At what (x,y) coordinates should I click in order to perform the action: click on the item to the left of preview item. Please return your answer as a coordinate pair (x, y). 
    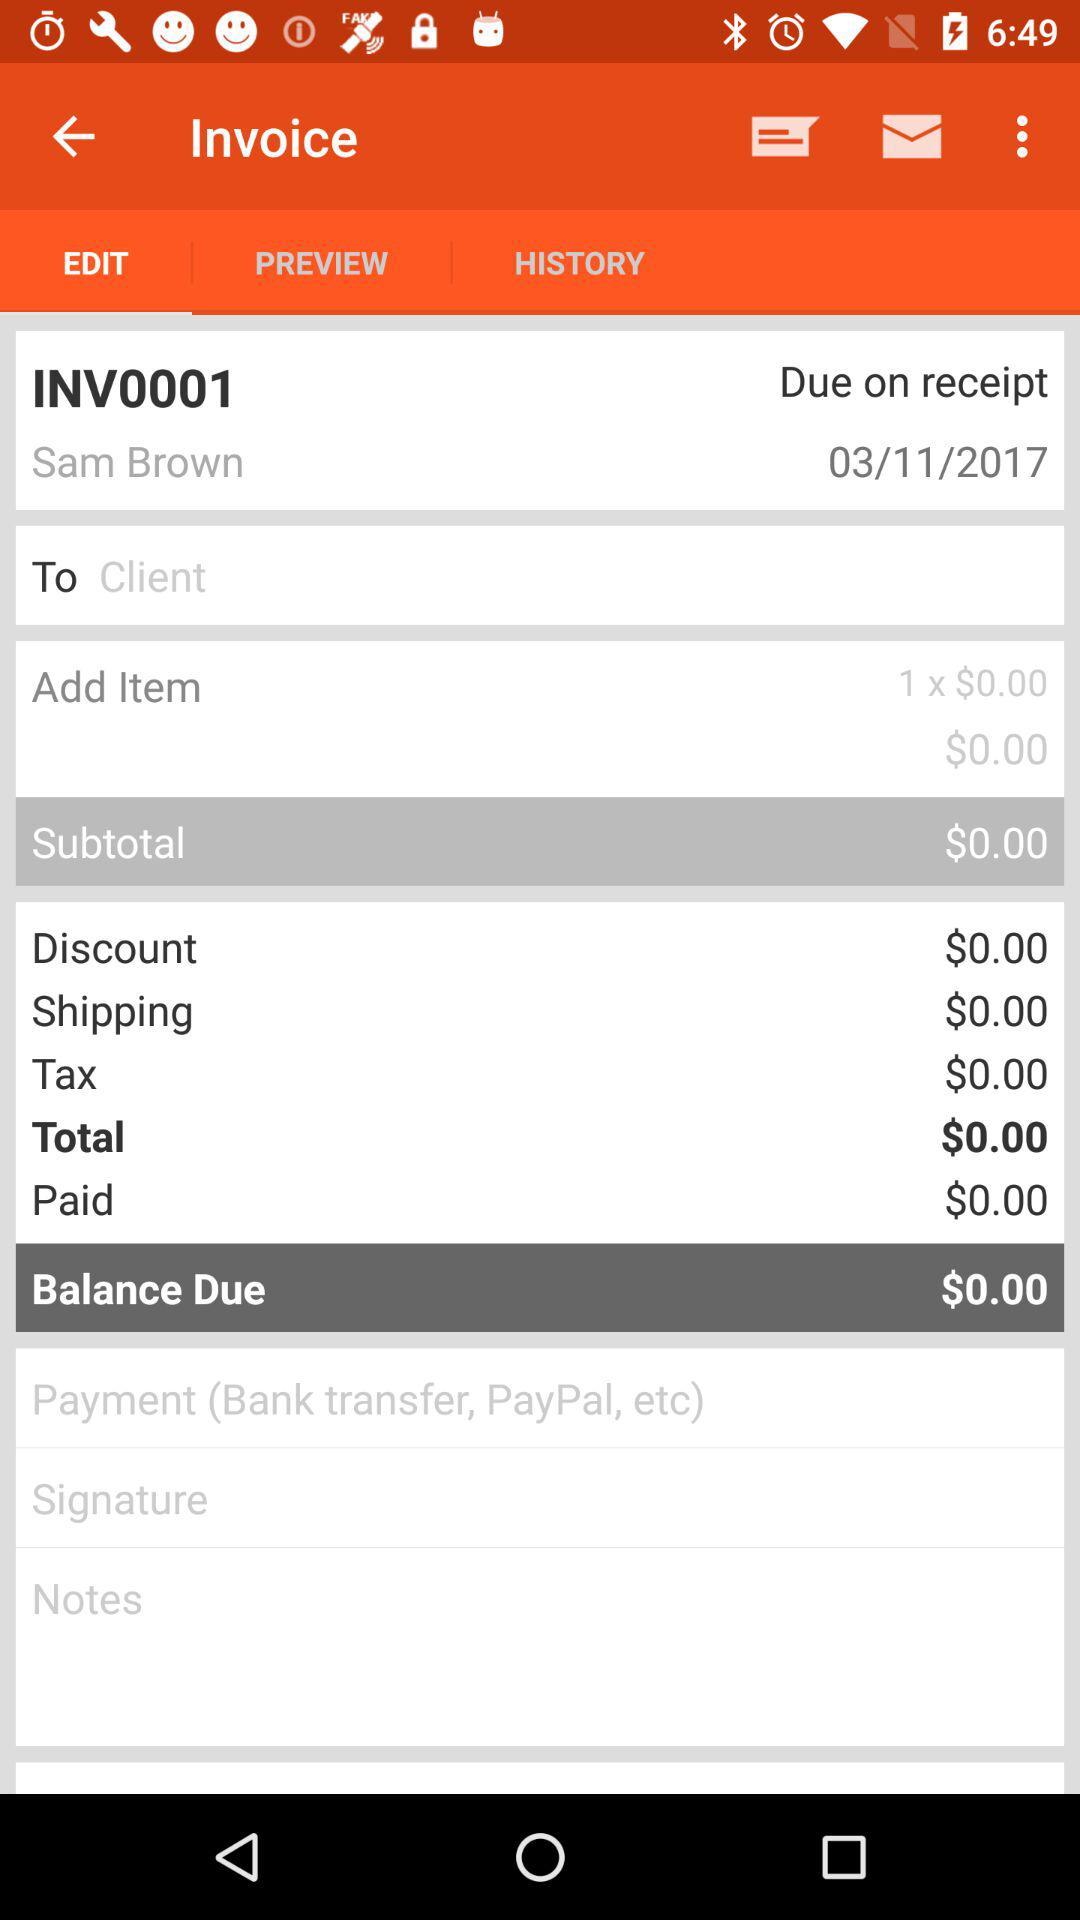
    Looking at the image, I should click on (96, 261).